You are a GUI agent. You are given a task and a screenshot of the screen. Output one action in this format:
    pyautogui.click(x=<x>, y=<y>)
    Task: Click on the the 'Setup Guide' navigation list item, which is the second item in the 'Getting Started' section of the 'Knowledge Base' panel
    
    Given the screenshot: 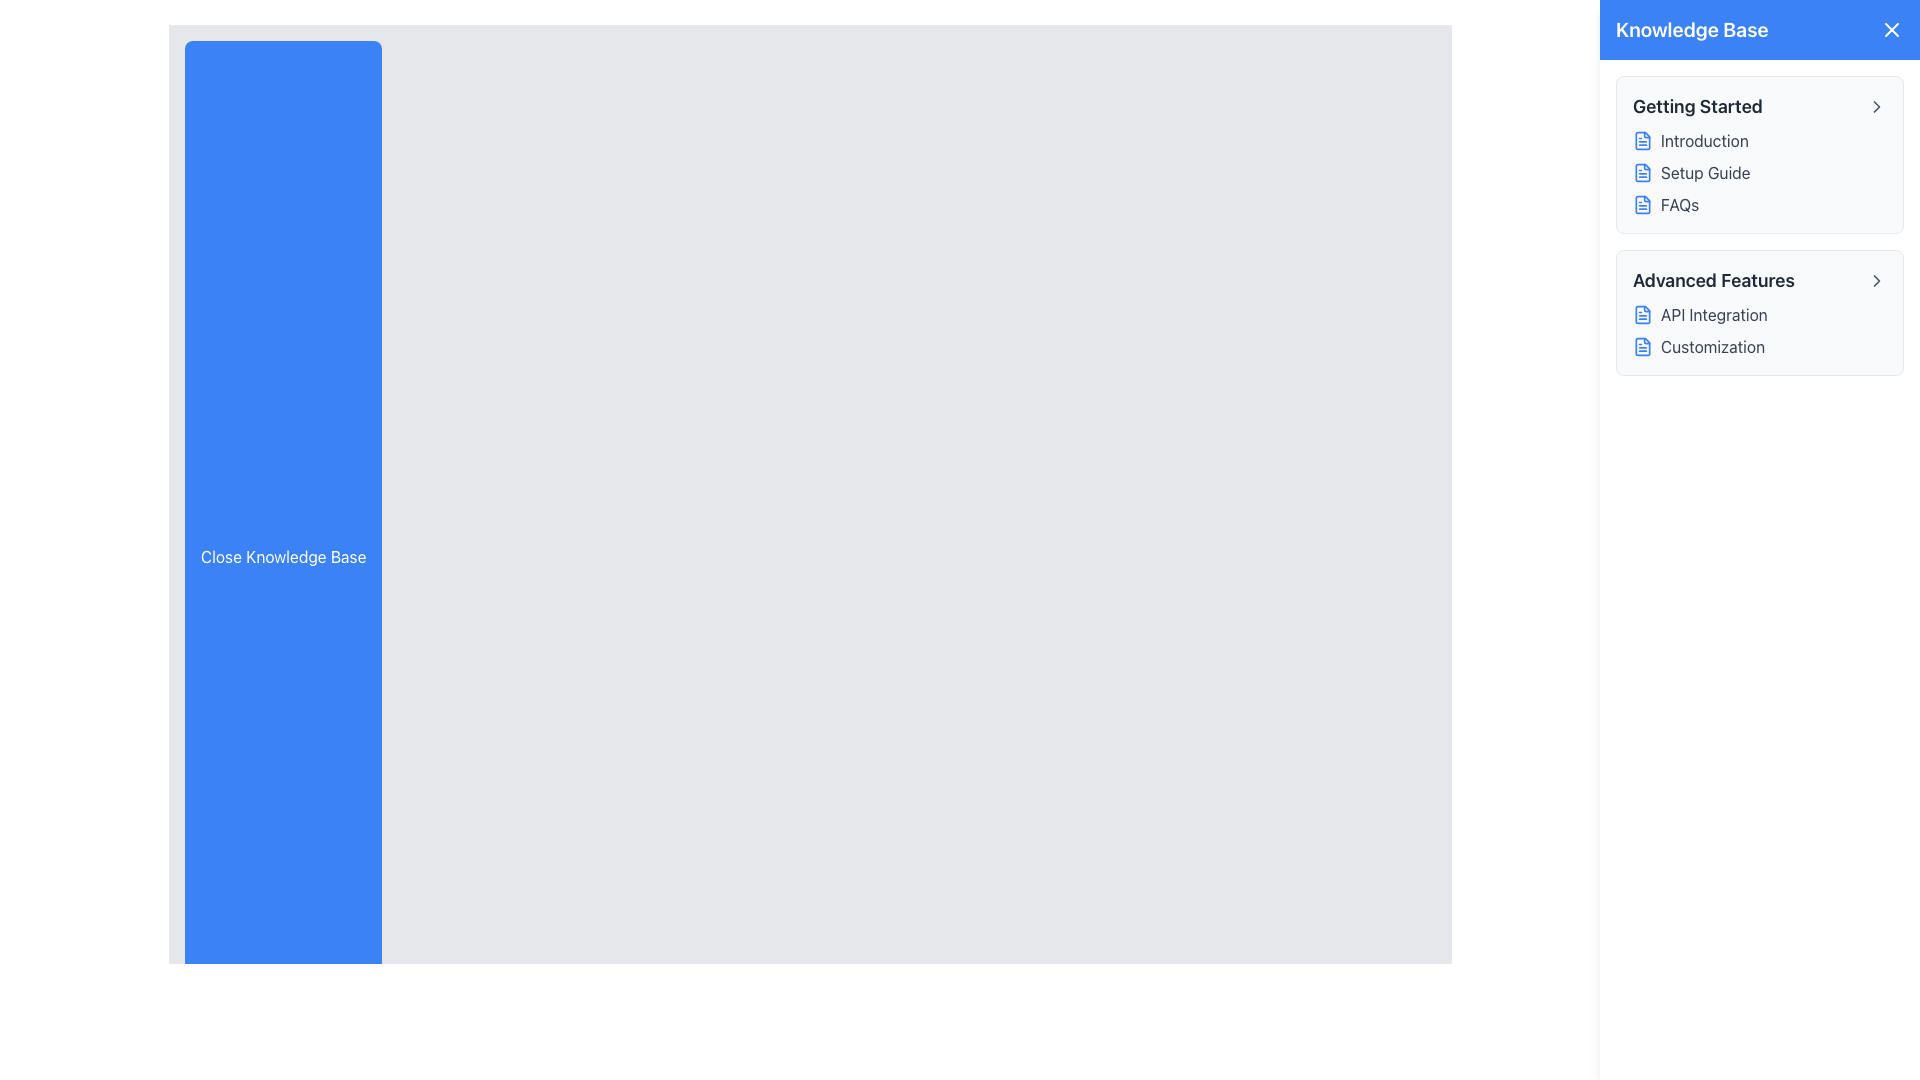 What is the action you would take?
    pyautogui.click(x=1760, y=172)
    